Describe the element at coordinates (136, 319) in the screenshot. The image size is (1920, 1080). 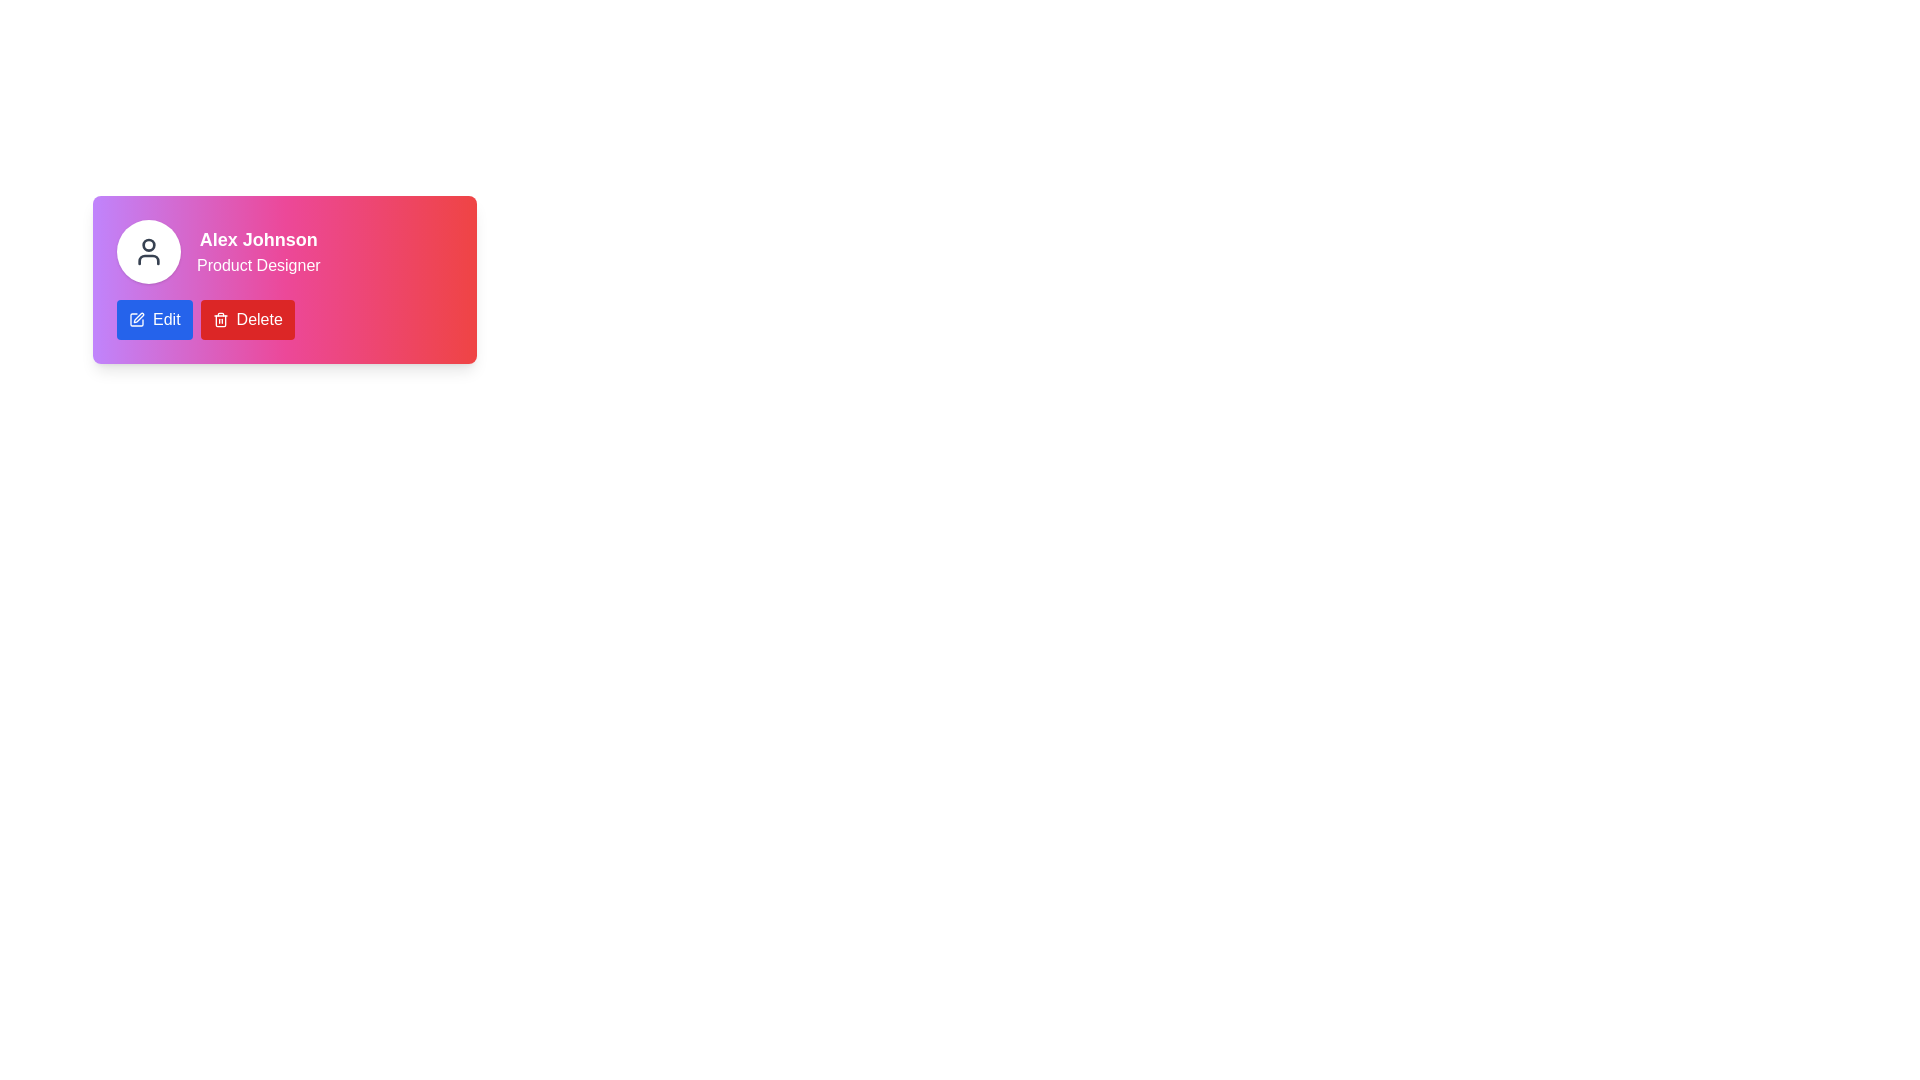
I see `the 'Edit' button which contains the icon indicating editing functionality` at that location.